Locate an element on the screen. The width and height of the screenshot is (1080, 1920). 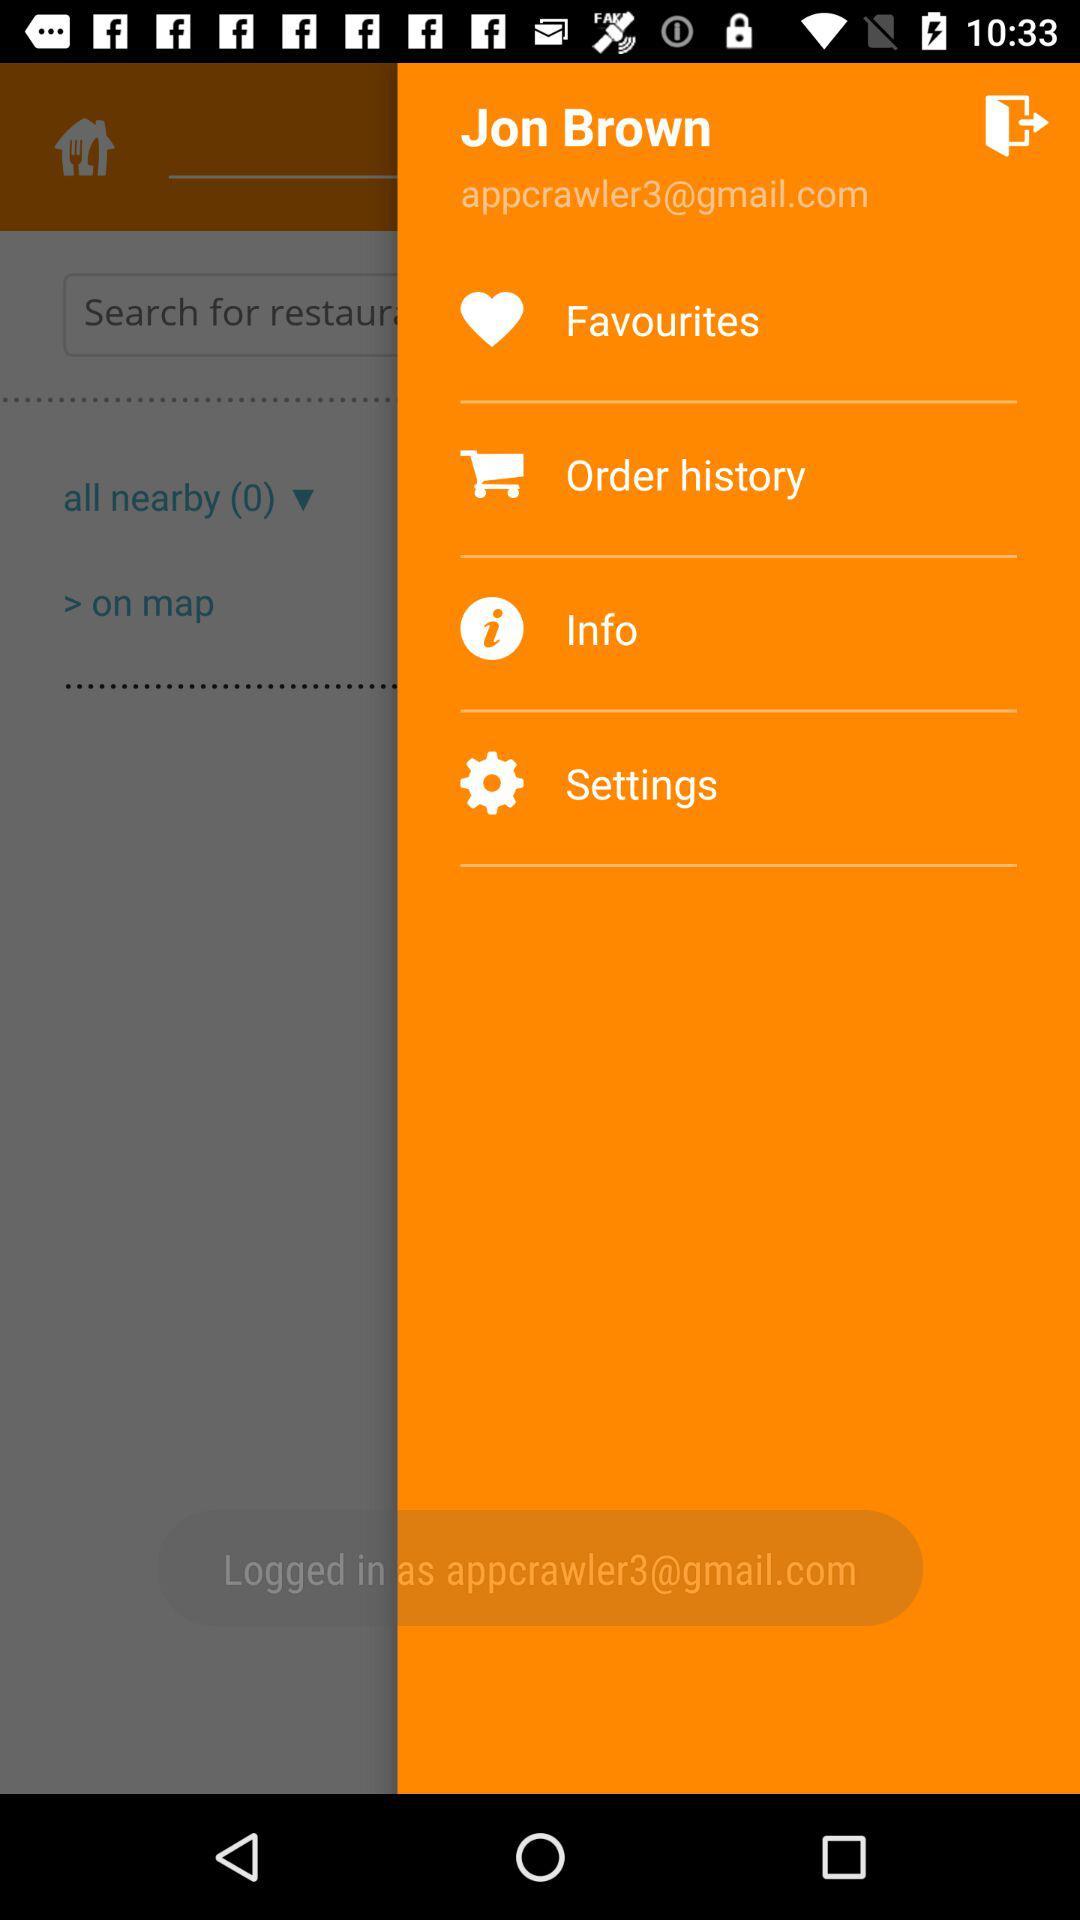
the home icon is located at coordinates (83, 146).